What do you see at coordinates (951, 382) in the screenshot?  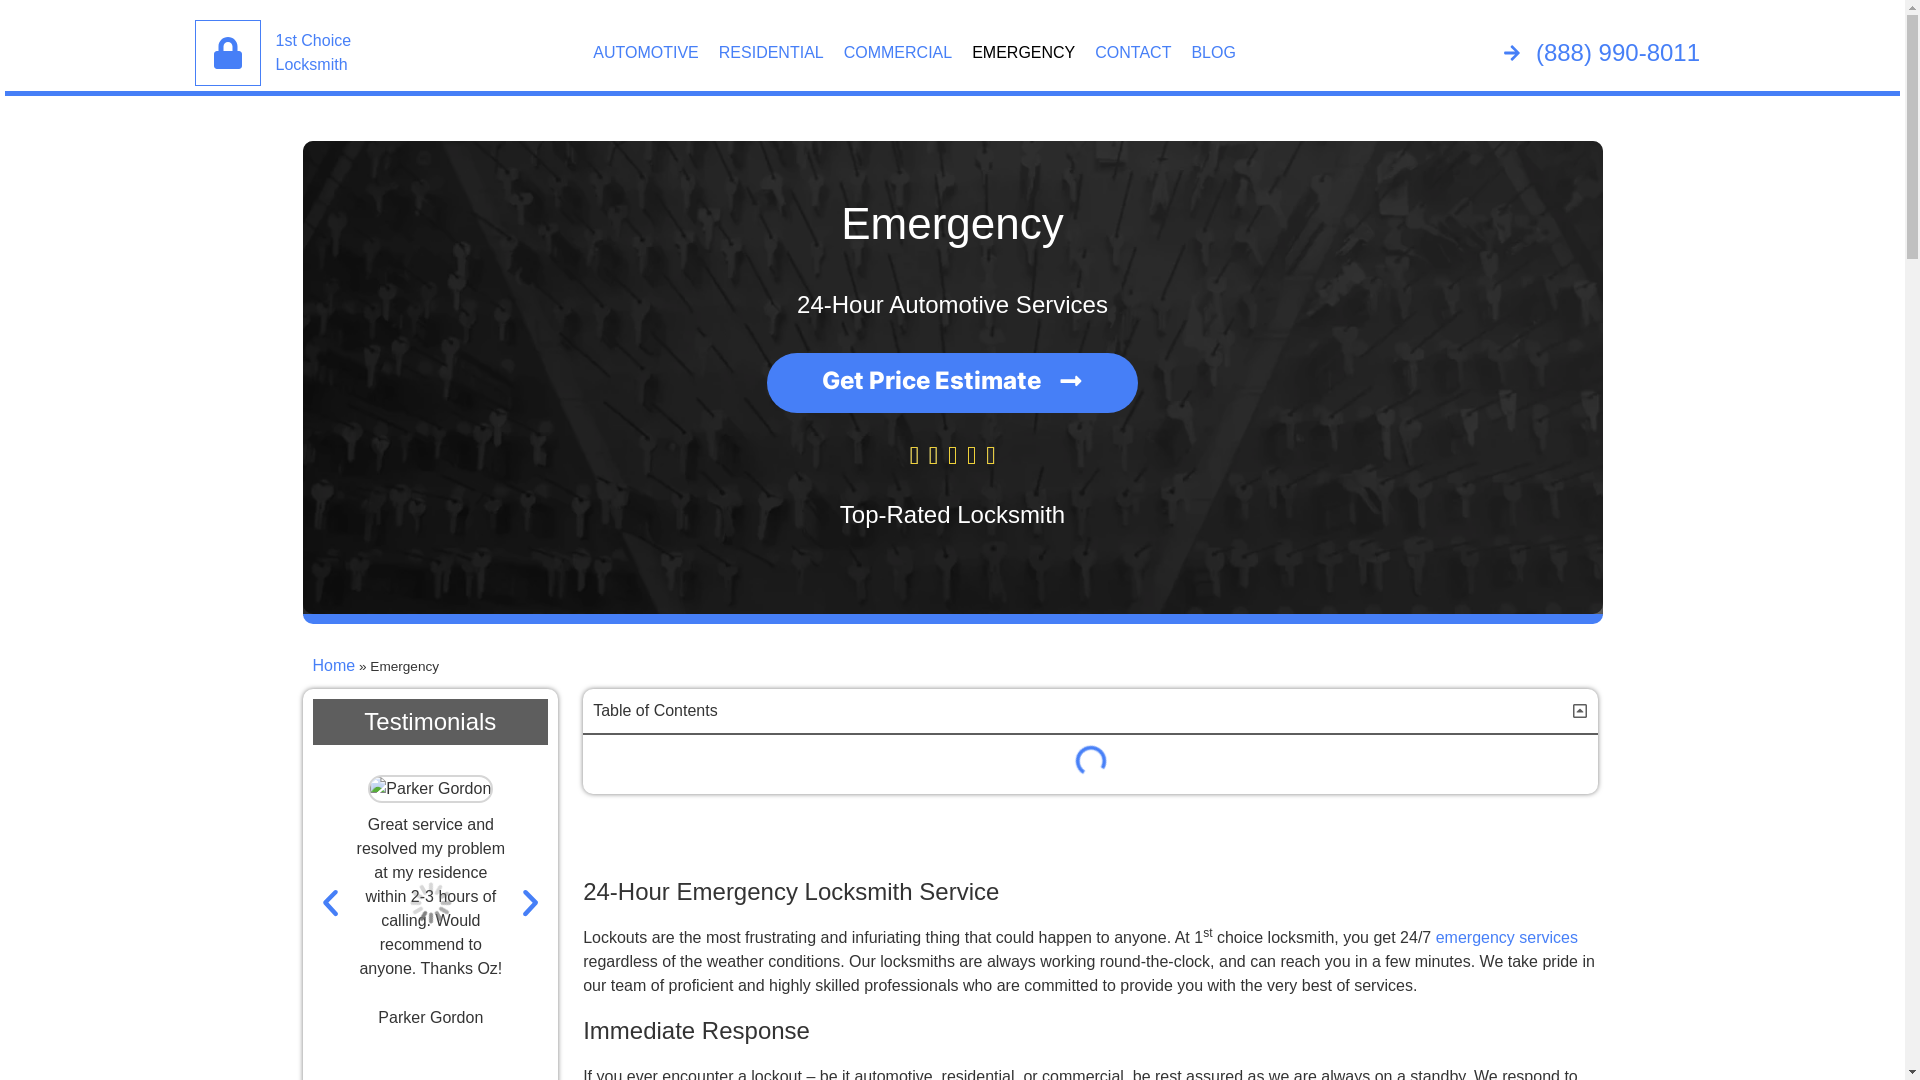 I see `'Get Price Estimate'` at bounding box center [951, 382].